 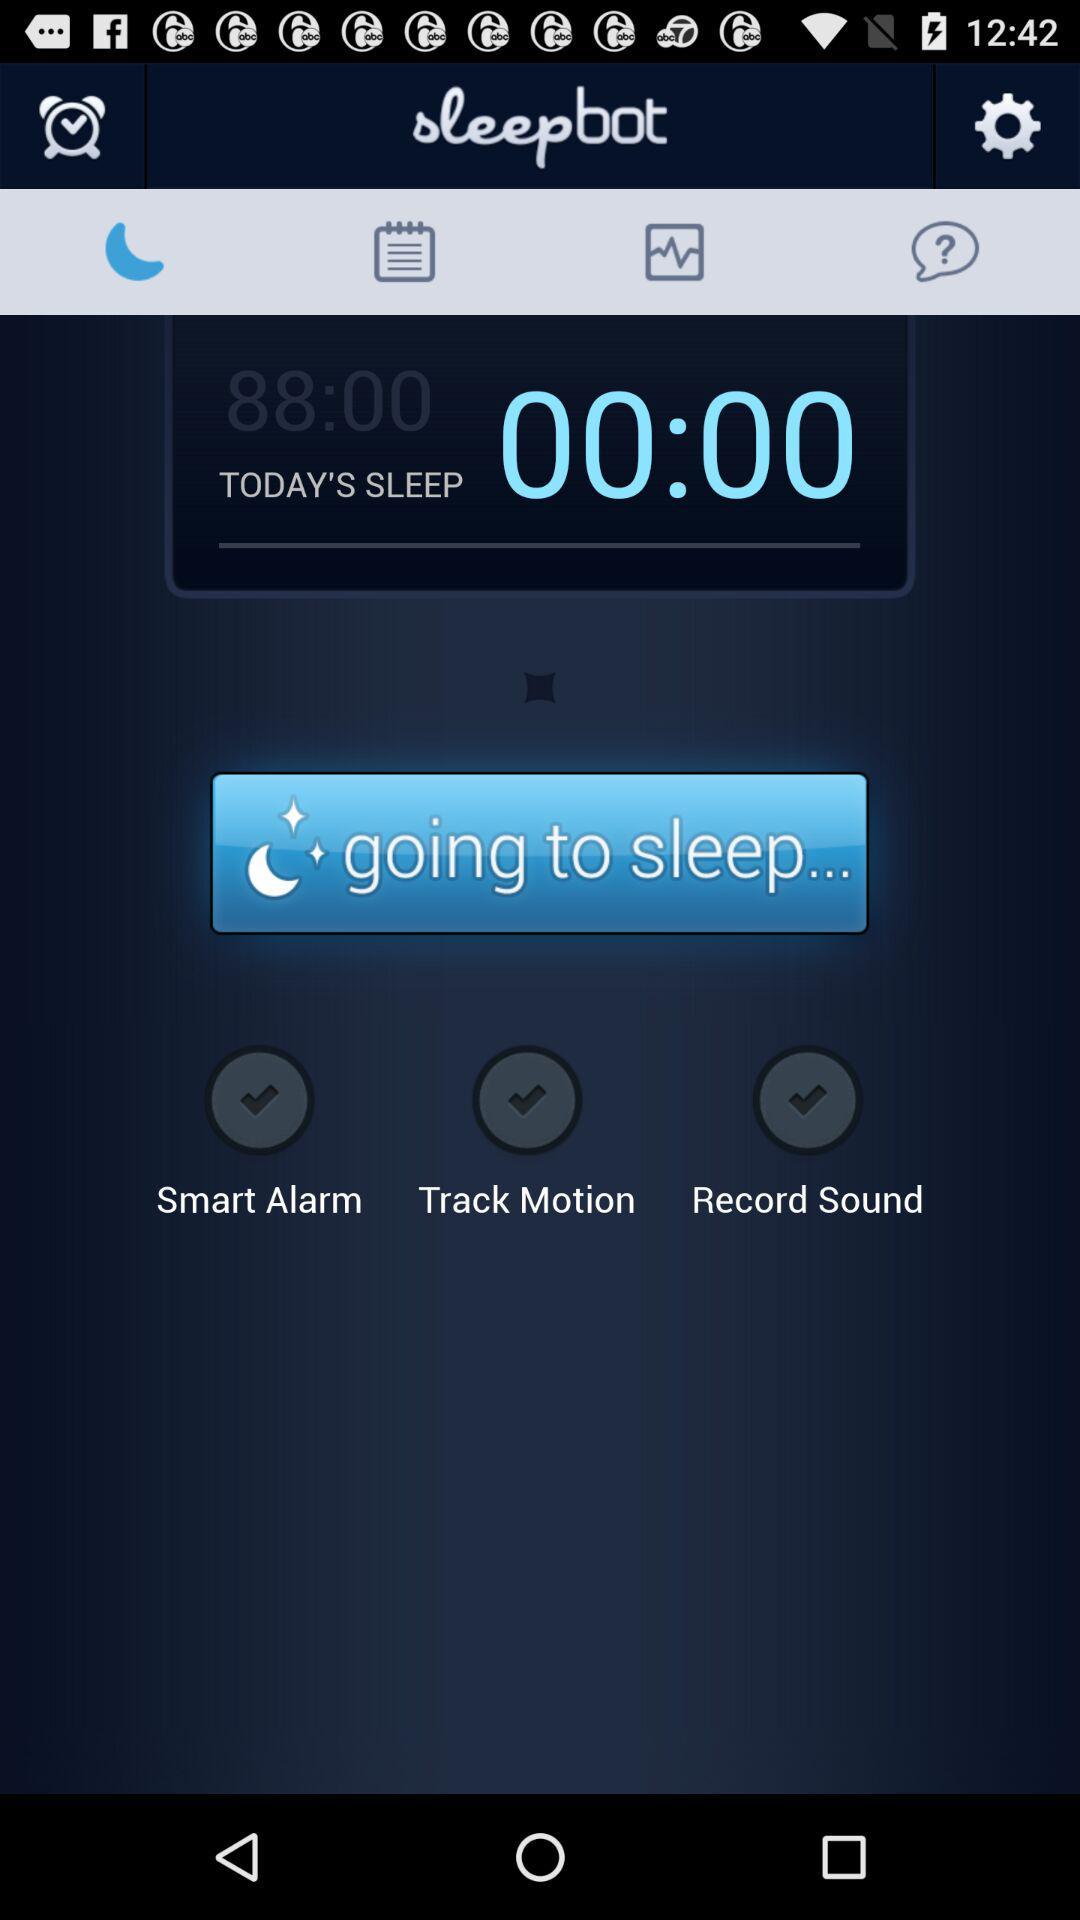 I want to click on icon to the left of track motion icon, so click(x=258, y=1124).